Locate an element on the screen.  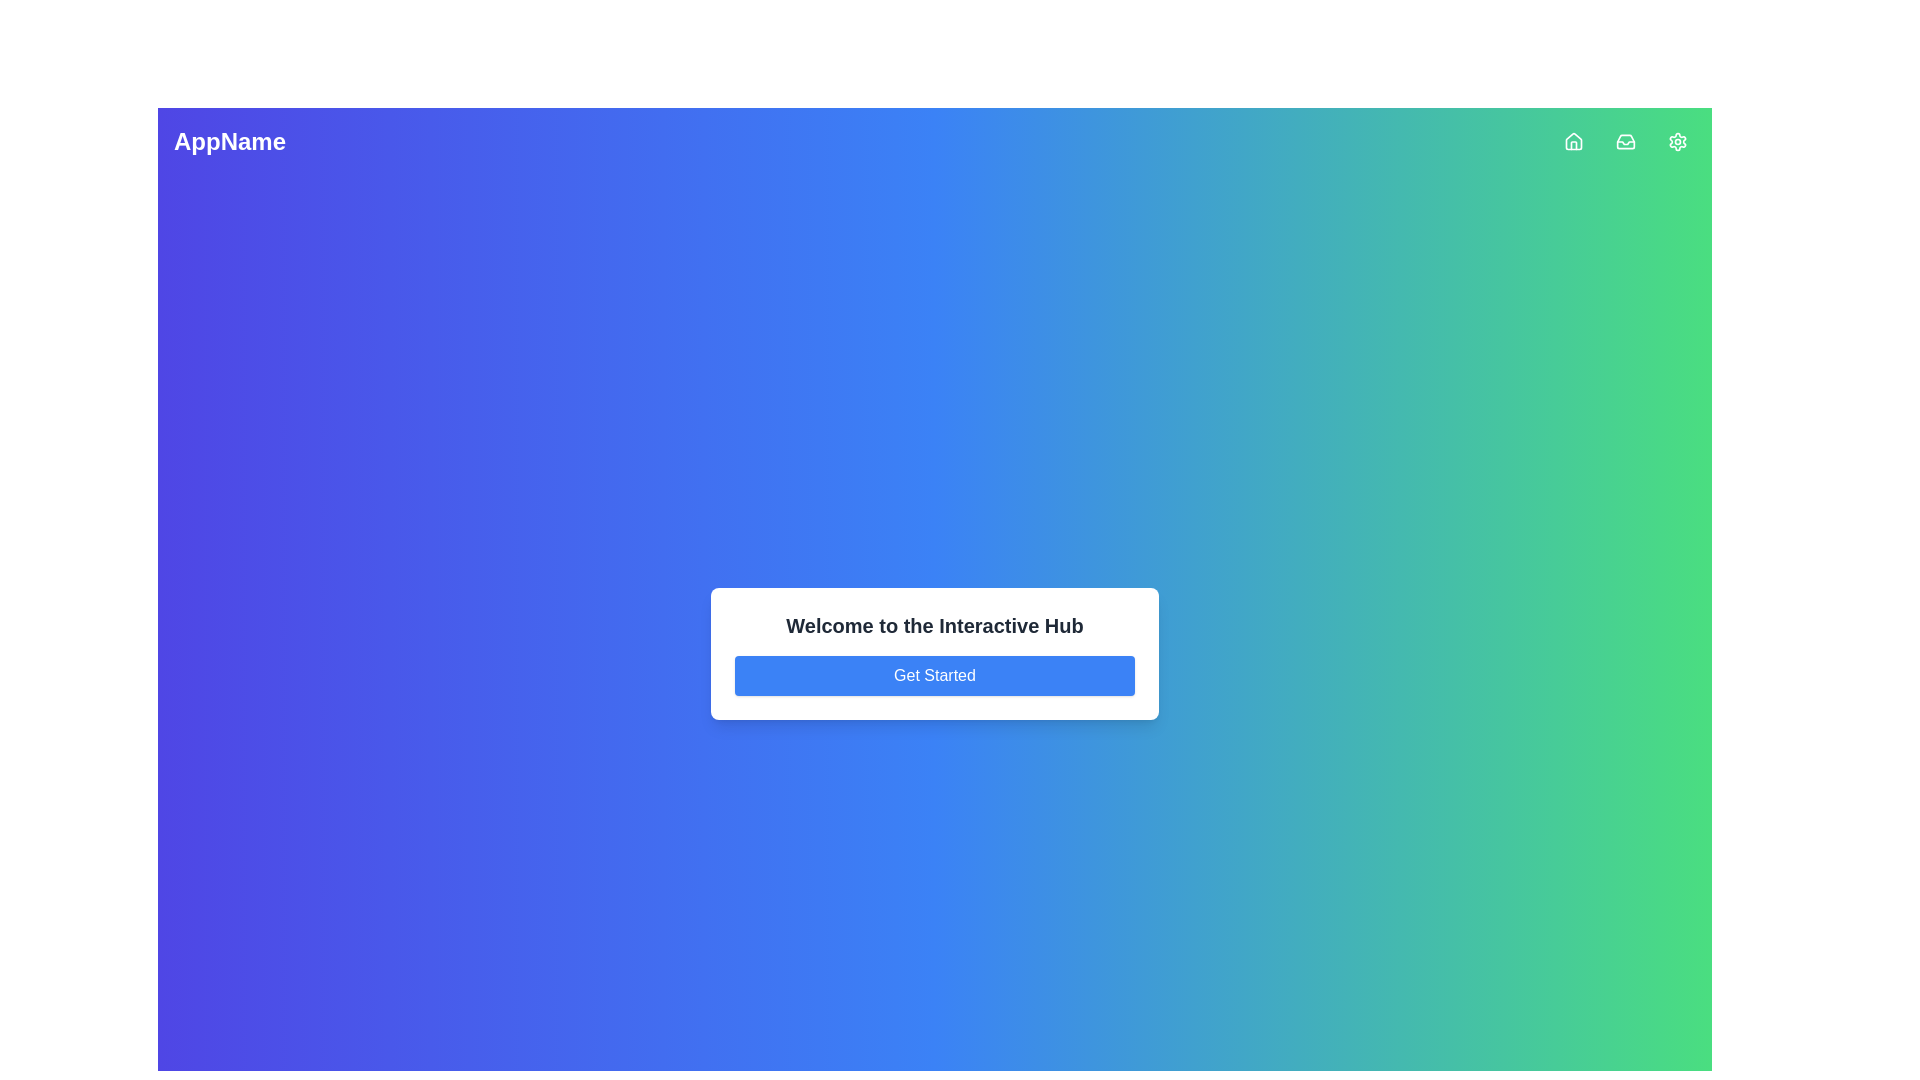
the Icon button located in the top right corner of the interface is located at coordinates (1626, 141).